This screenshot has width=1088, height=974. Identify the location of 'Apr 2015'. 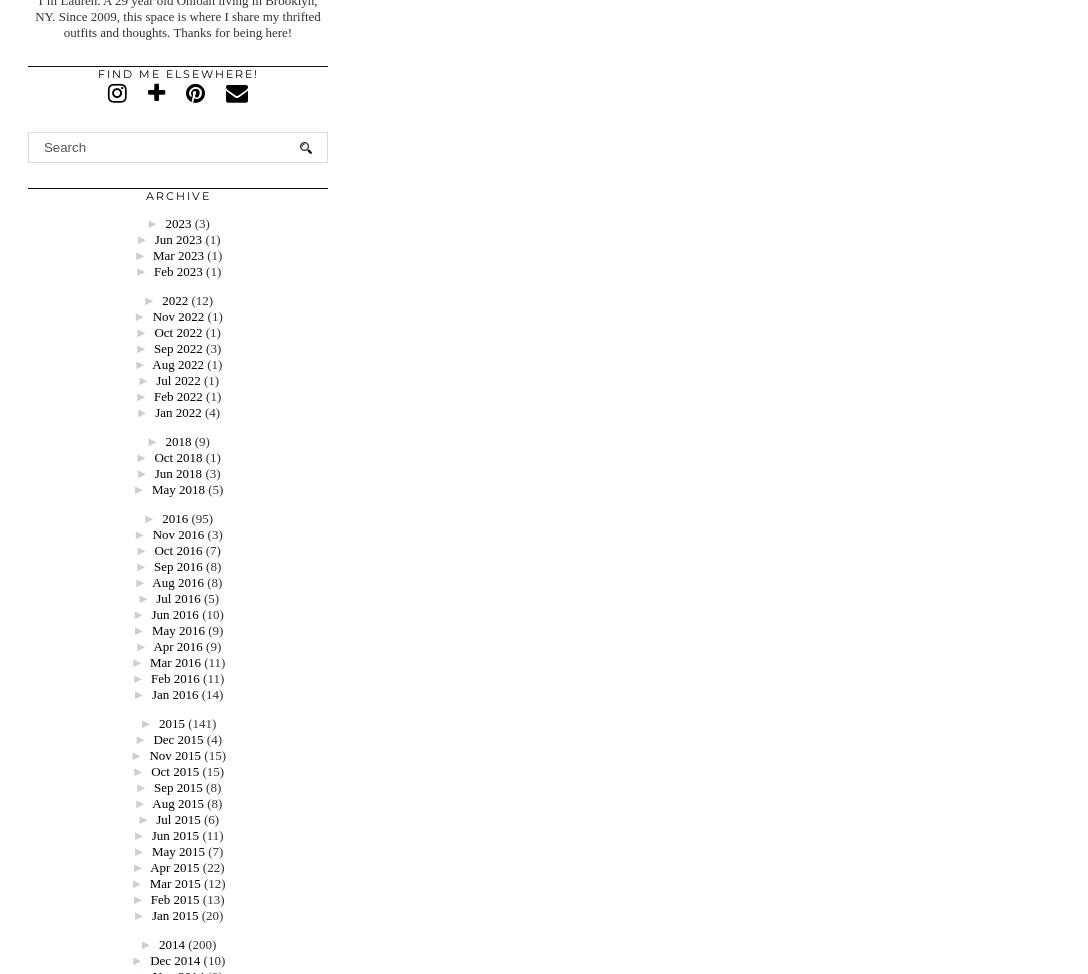
(173, 867).